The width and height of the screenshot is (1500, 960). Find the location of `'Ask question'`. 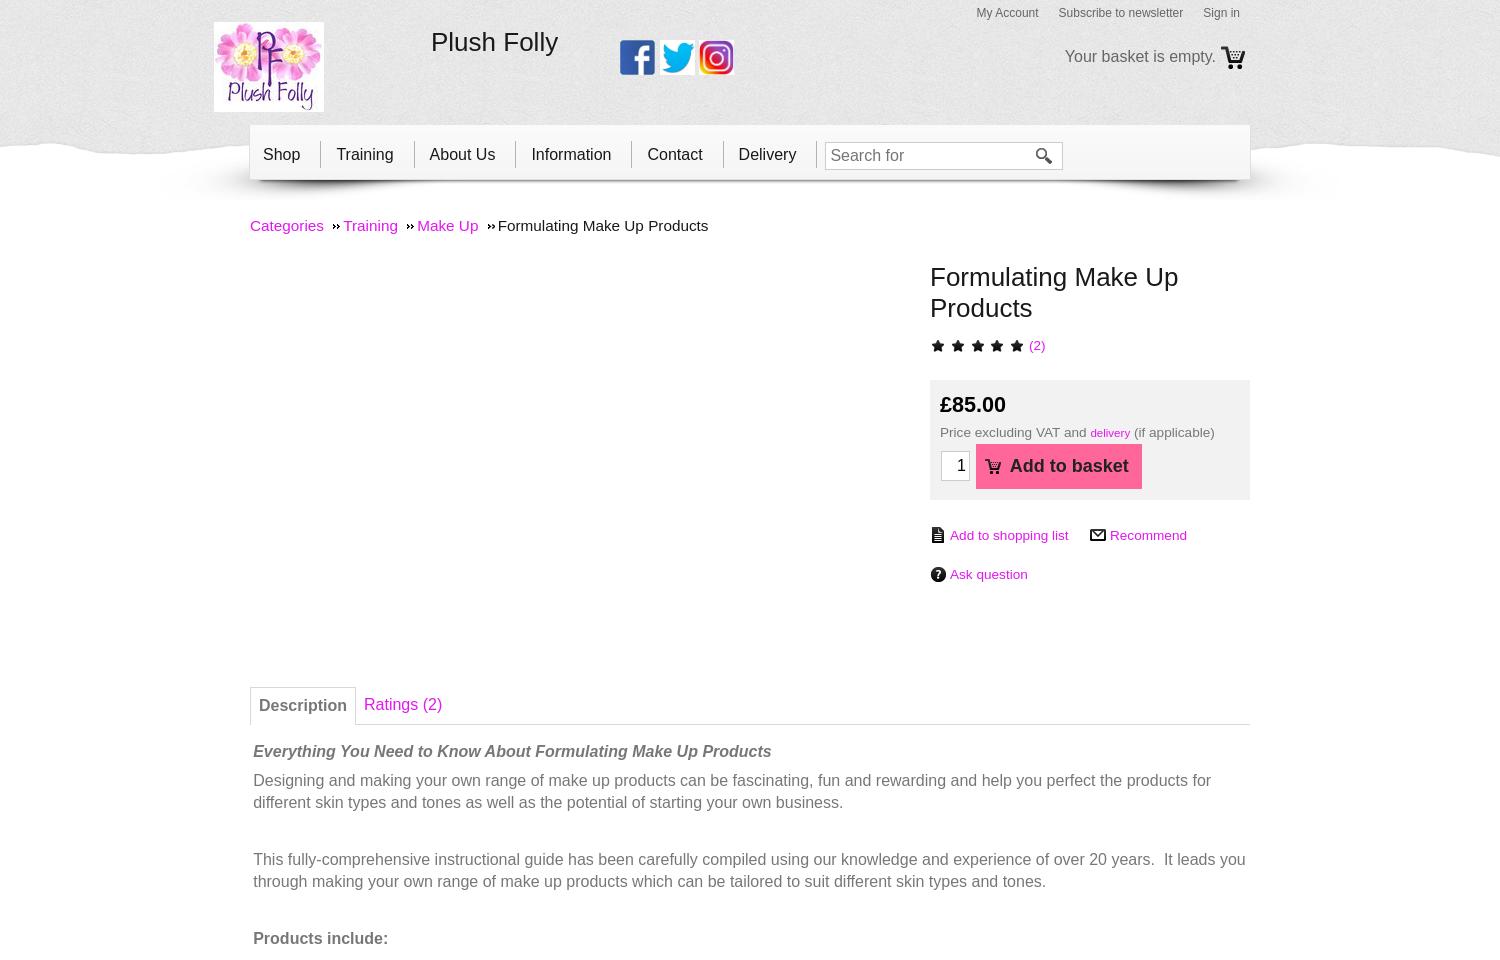

'Ask question' is located at coordinates (987, 573).